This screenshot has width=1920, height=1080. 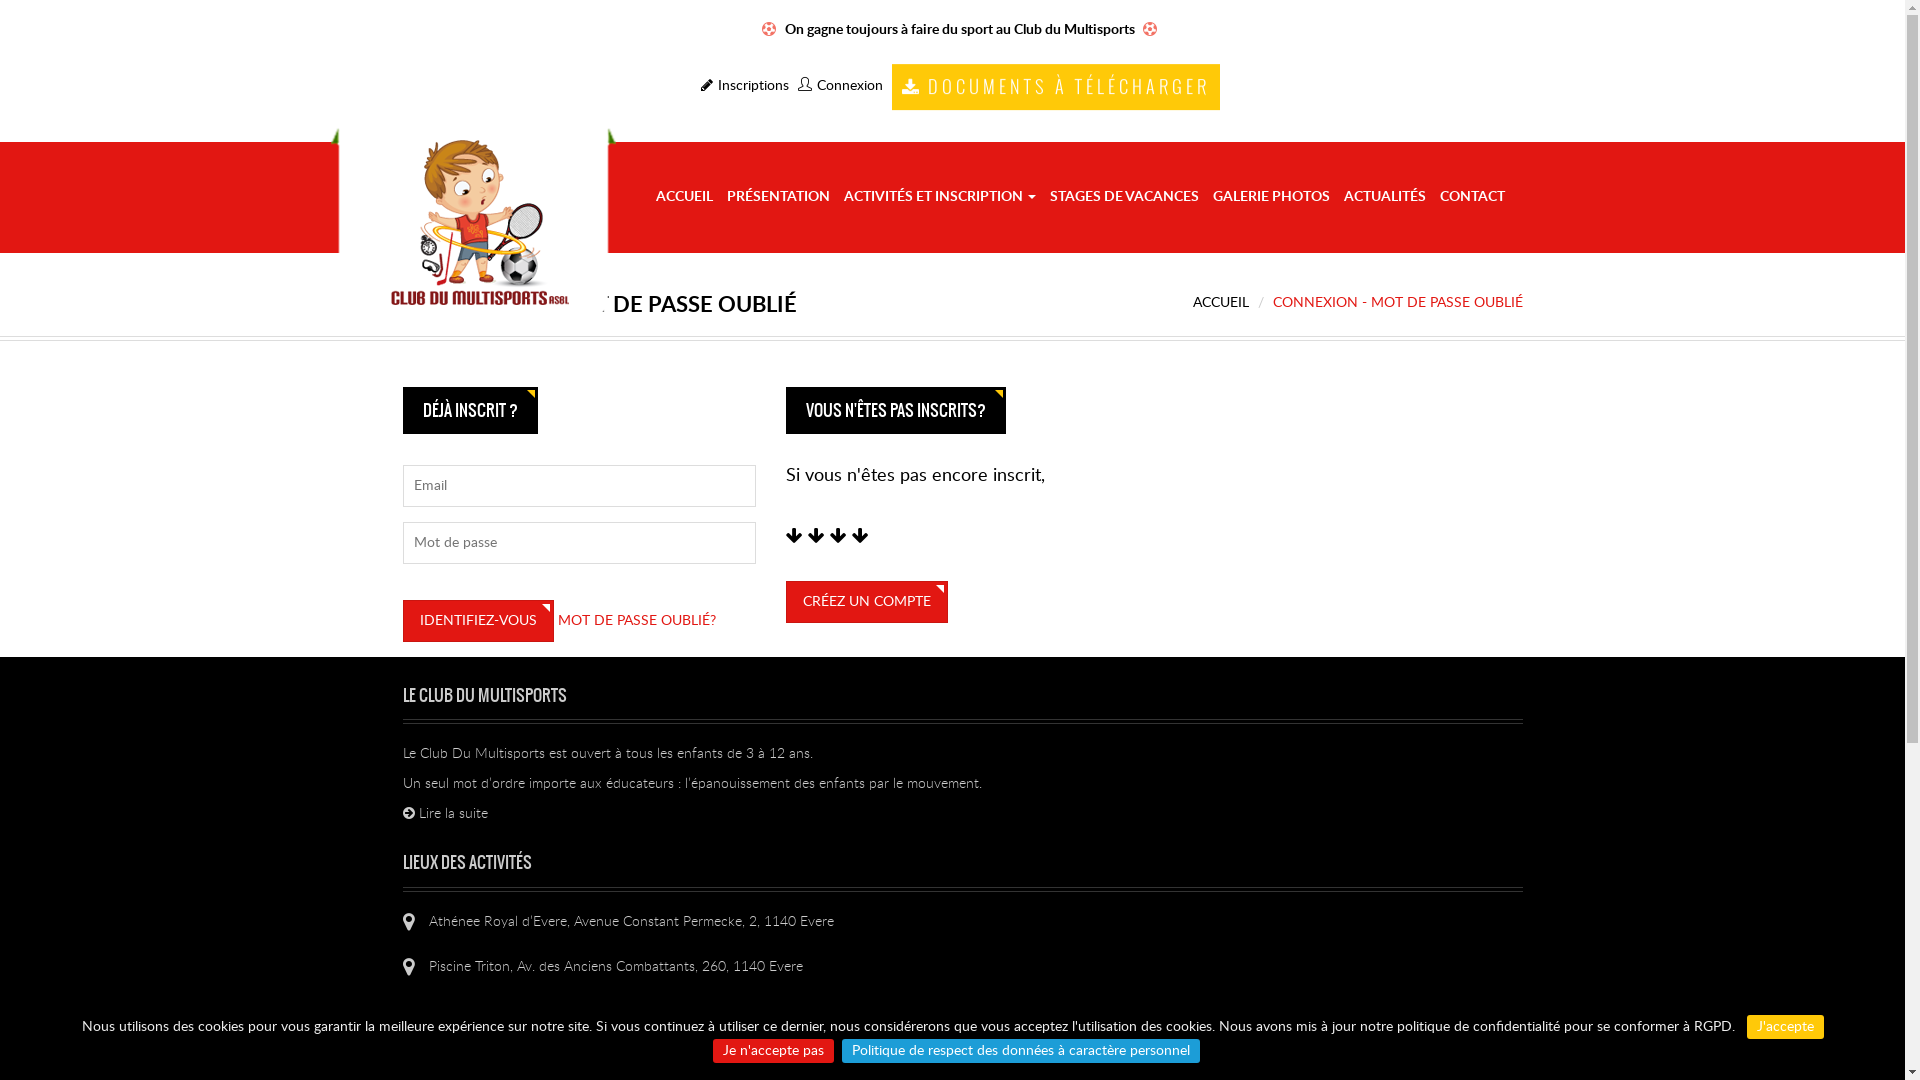 I want to click on 'Connexion', so click(x=840, y=84).